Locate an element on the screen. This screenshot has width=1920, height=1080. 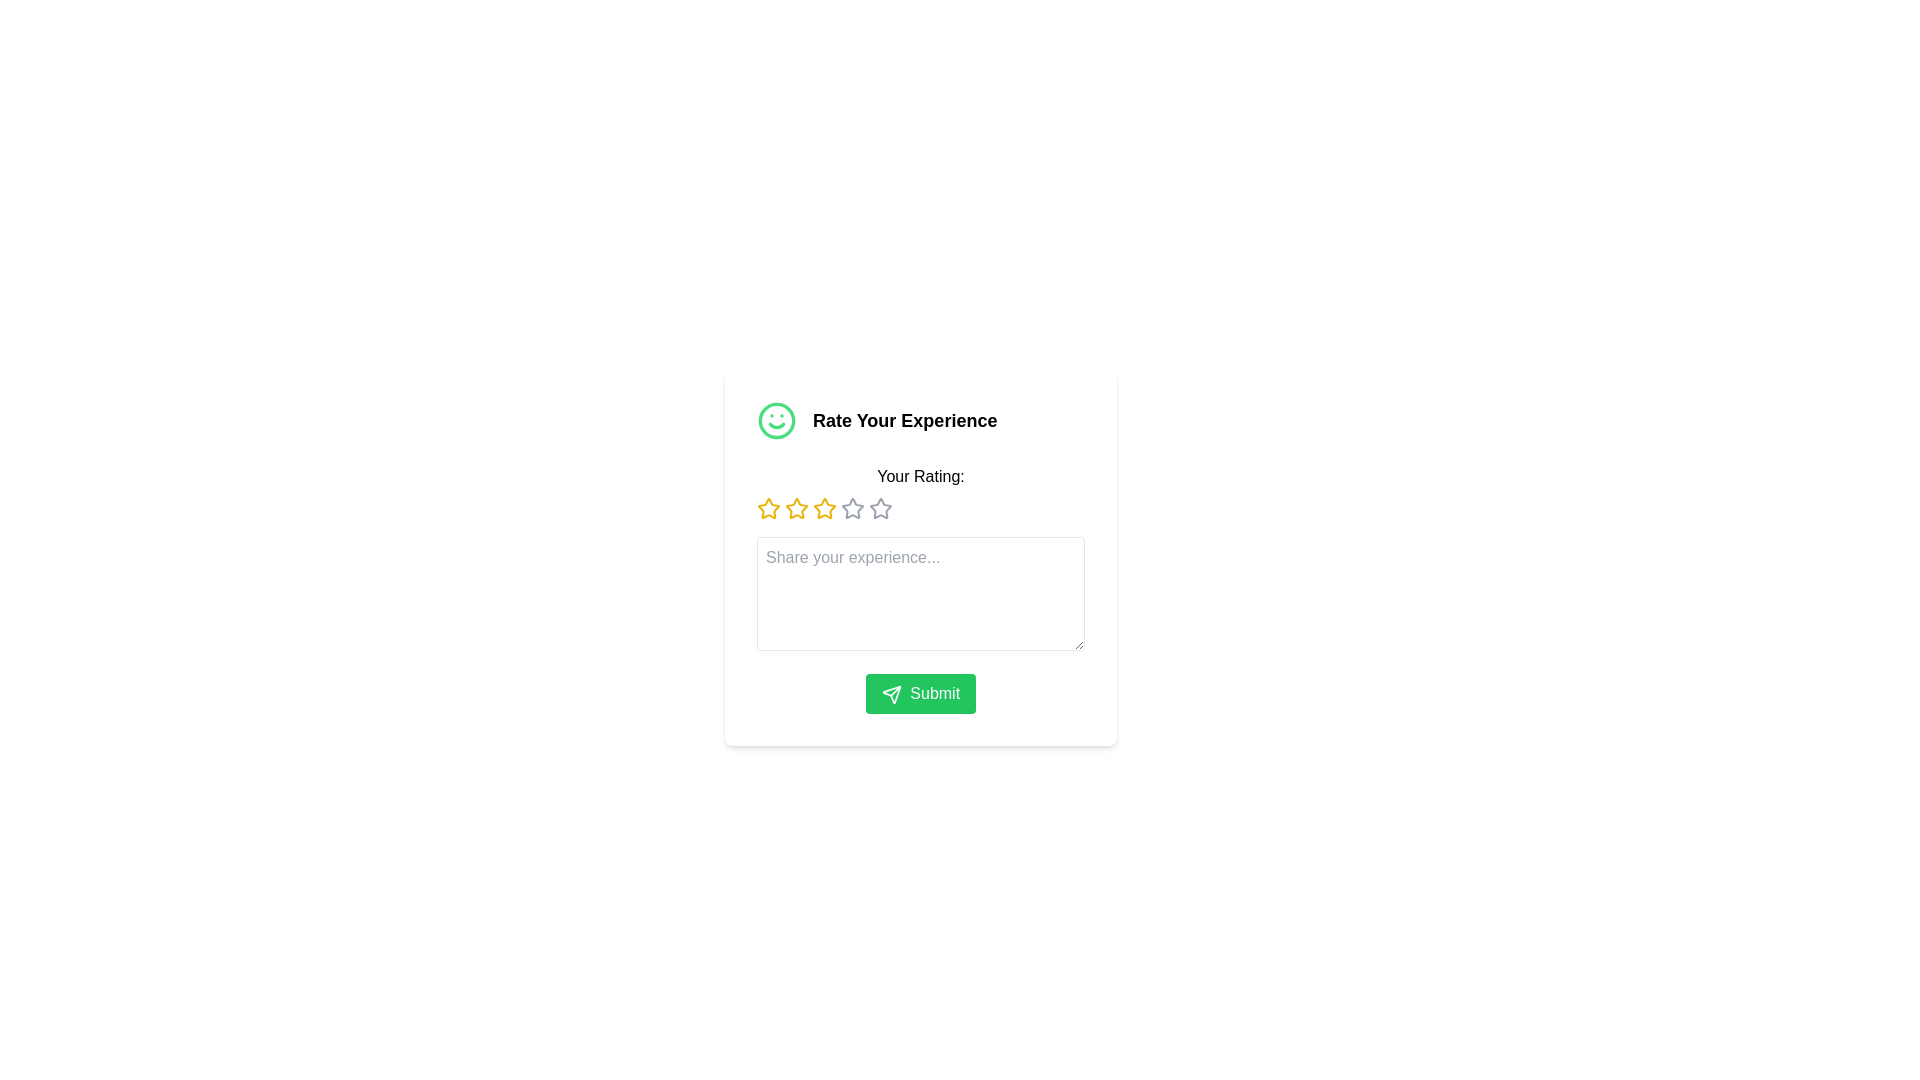
text label that says 'Rate Your Experience,' which is styled in bold and larger font, located above the interactive rating stars is located at coordinates (904, 419).